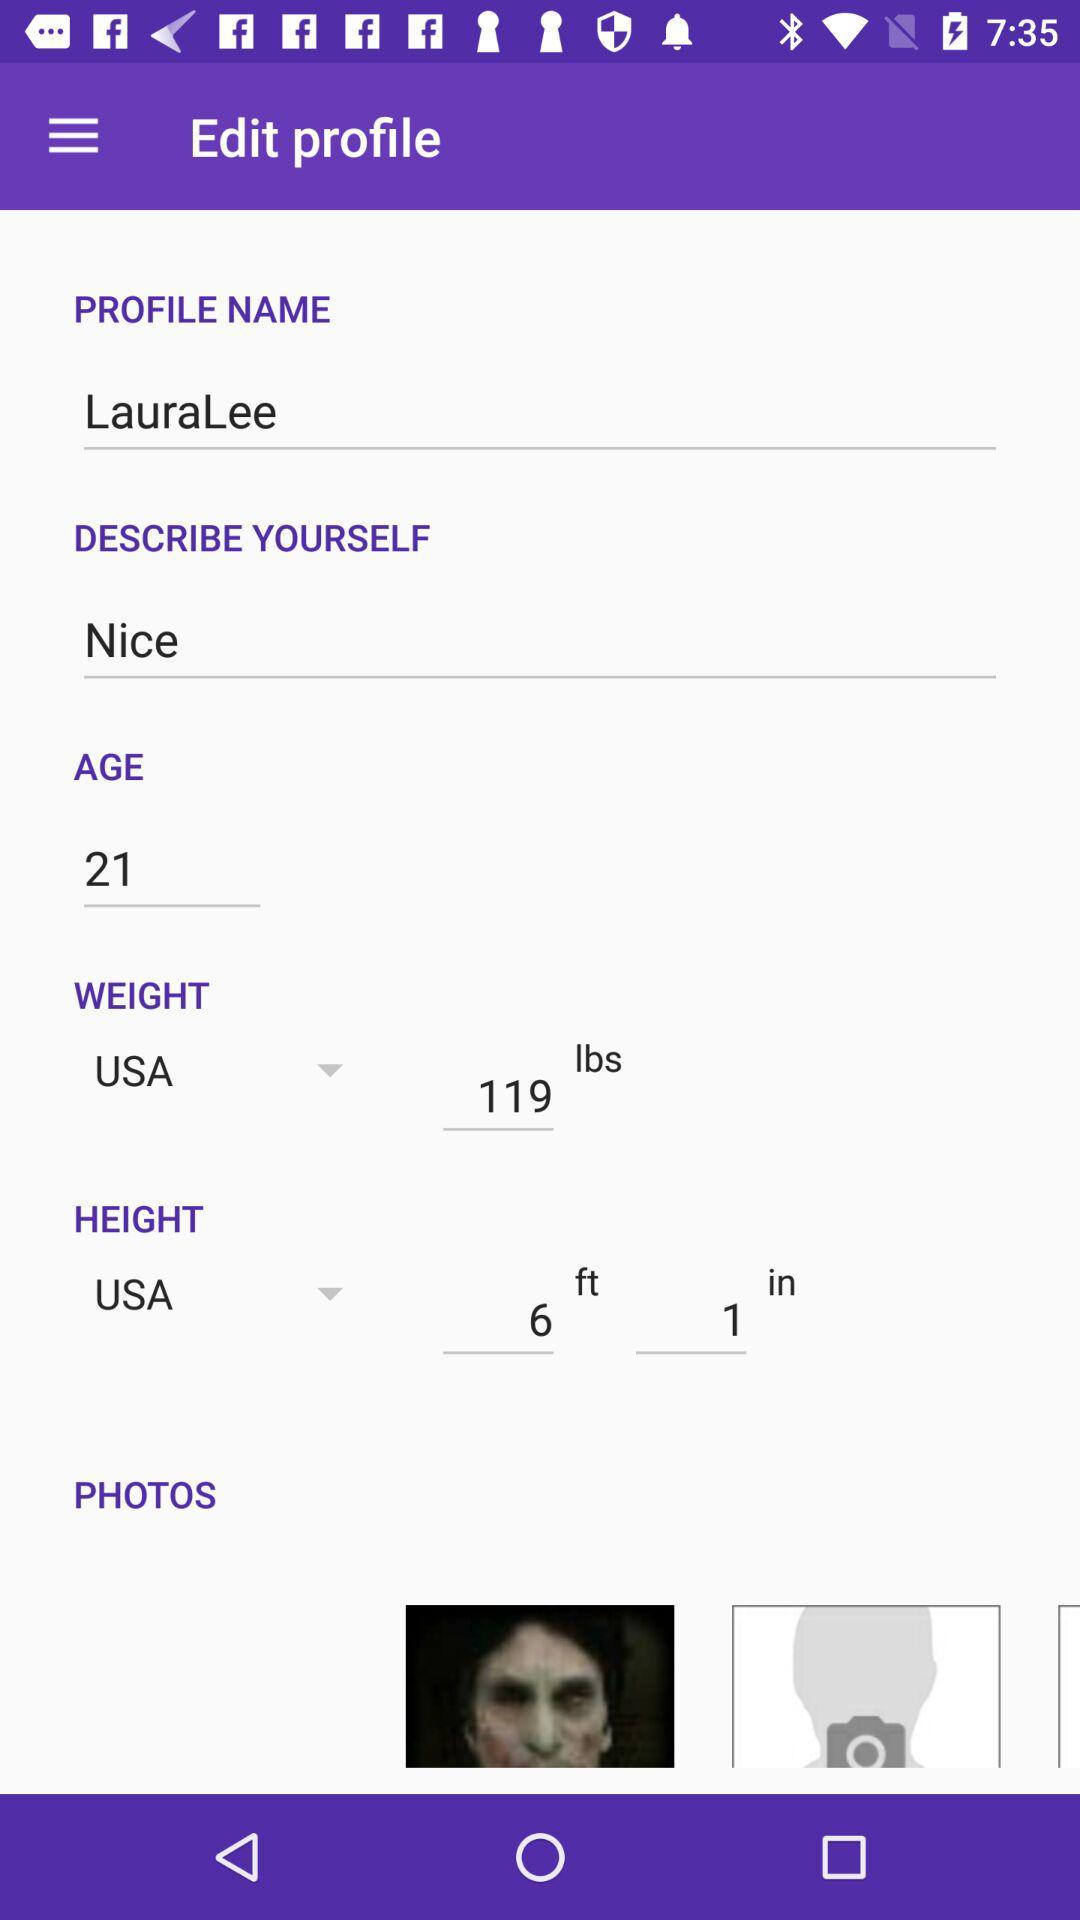 The height and width of the screenshot is (1920, 1080). What do you see at coordinates (171, 868) in the screenshot?
I see `icon above the weight icon` at bounding box center [171, 868].